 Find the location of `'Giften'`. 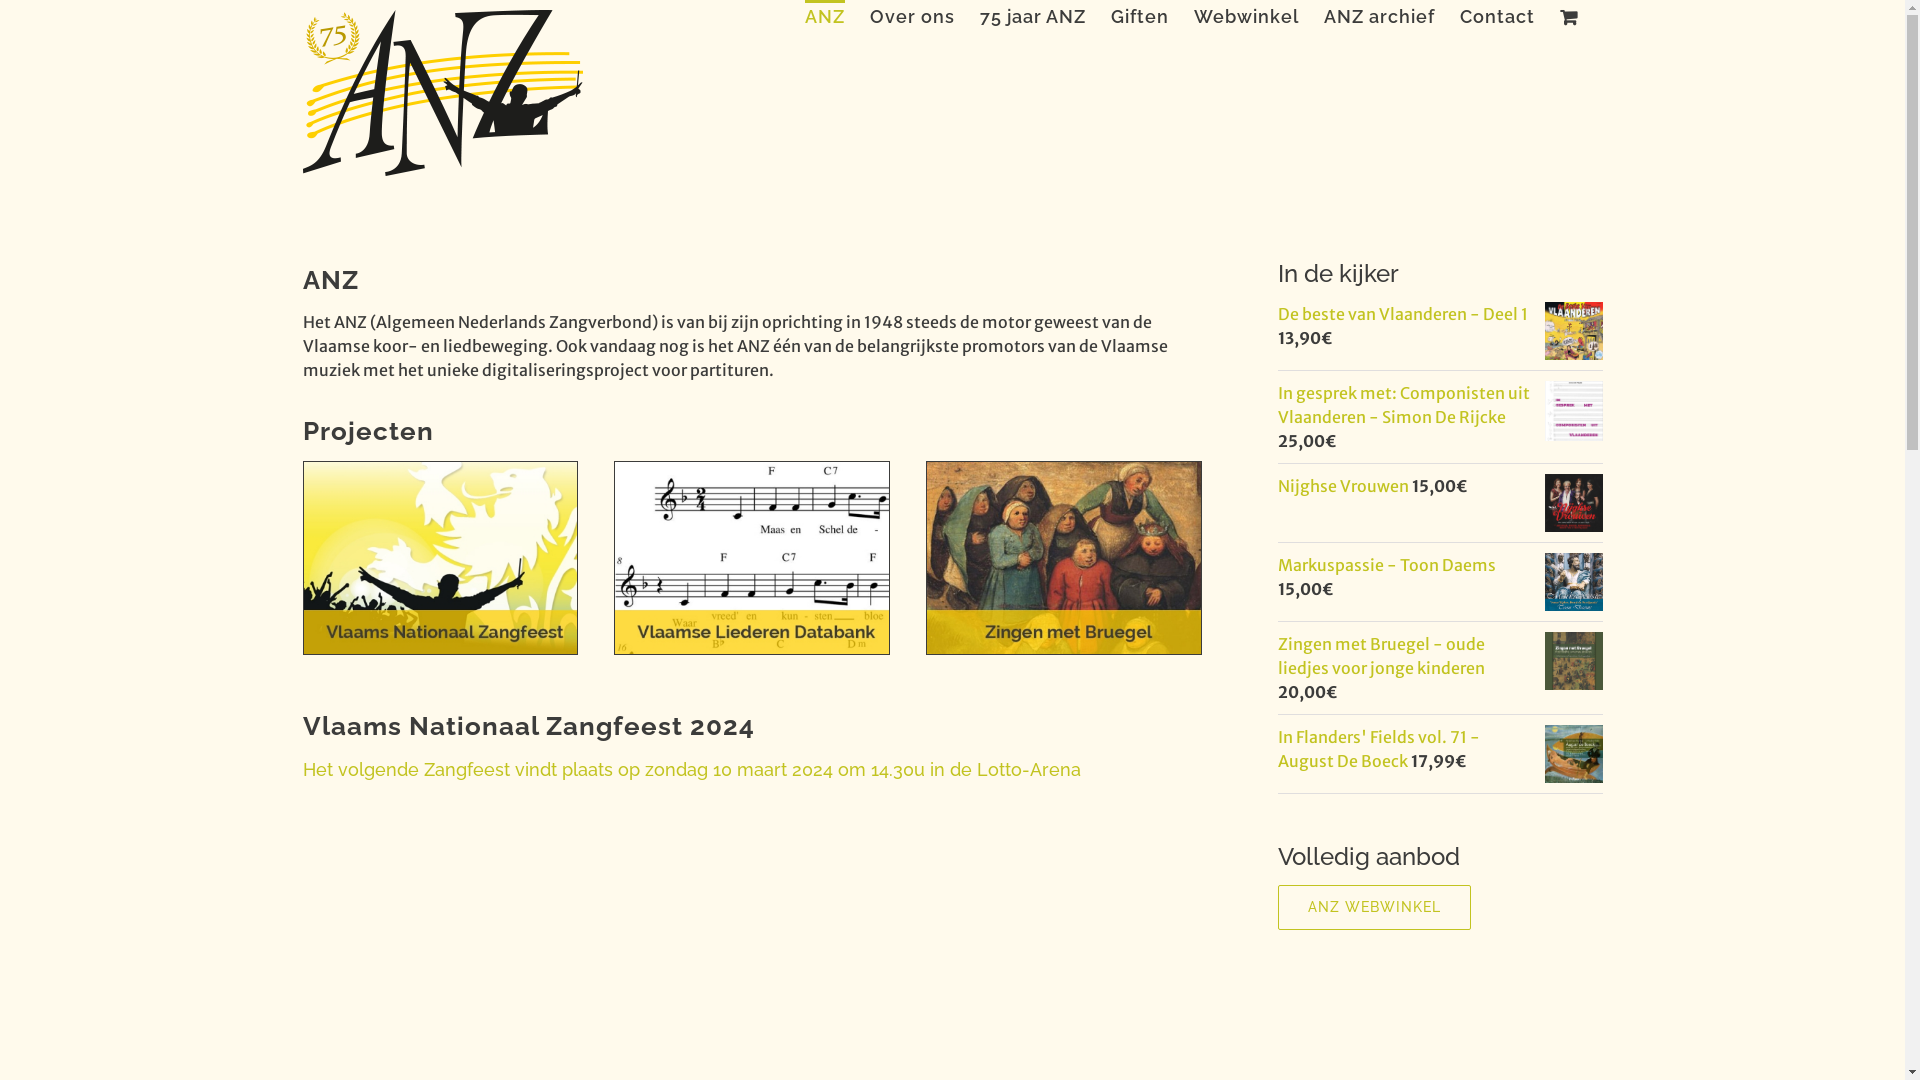

'Giften' is located at coordinates (1138, 15).